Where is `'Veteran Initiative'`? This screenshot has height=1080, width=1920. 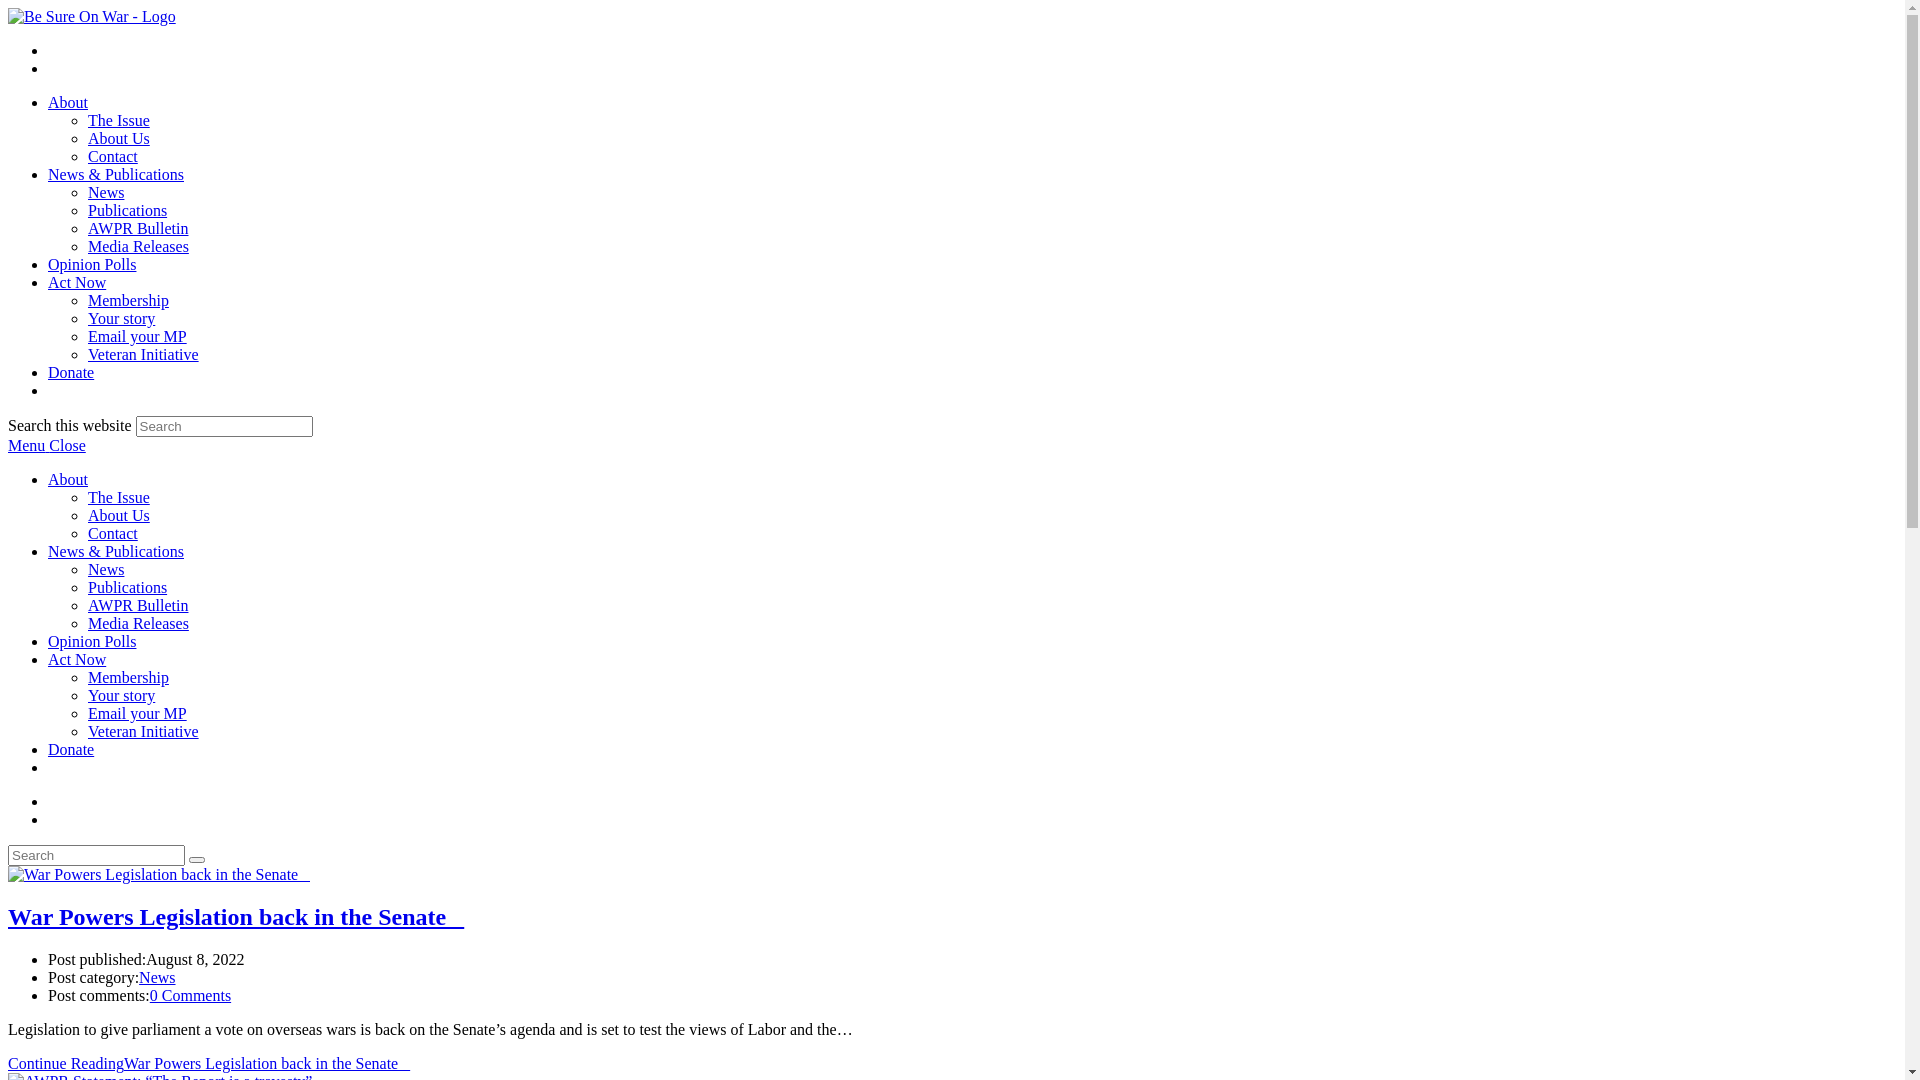 'Veteran Initiative' is located at coordinates (142, 731).